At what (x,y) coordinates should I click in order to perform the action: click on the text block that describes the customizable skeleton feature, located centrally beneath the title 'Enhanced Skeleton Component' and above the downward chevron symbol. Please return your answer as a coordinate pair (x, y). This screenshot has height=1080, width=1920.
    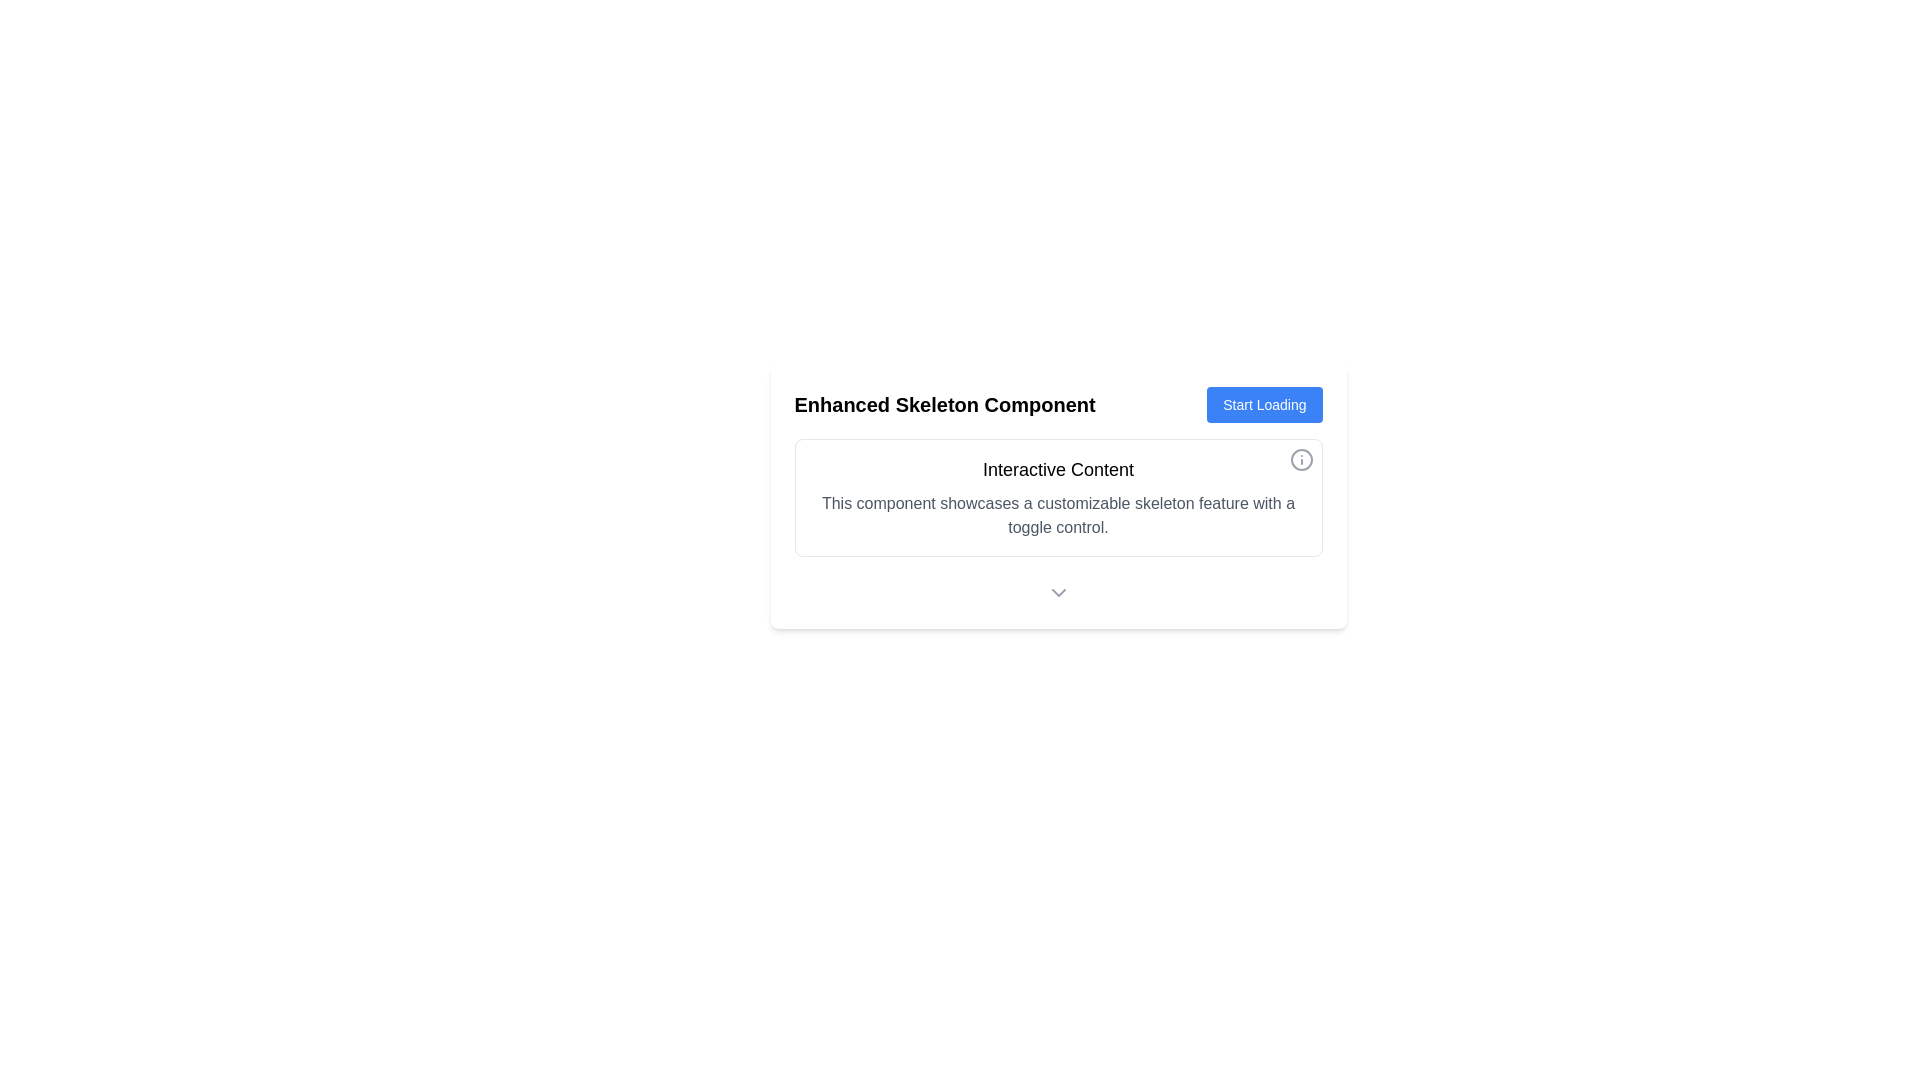
    Looking at the image, I should click on (1057, 496).